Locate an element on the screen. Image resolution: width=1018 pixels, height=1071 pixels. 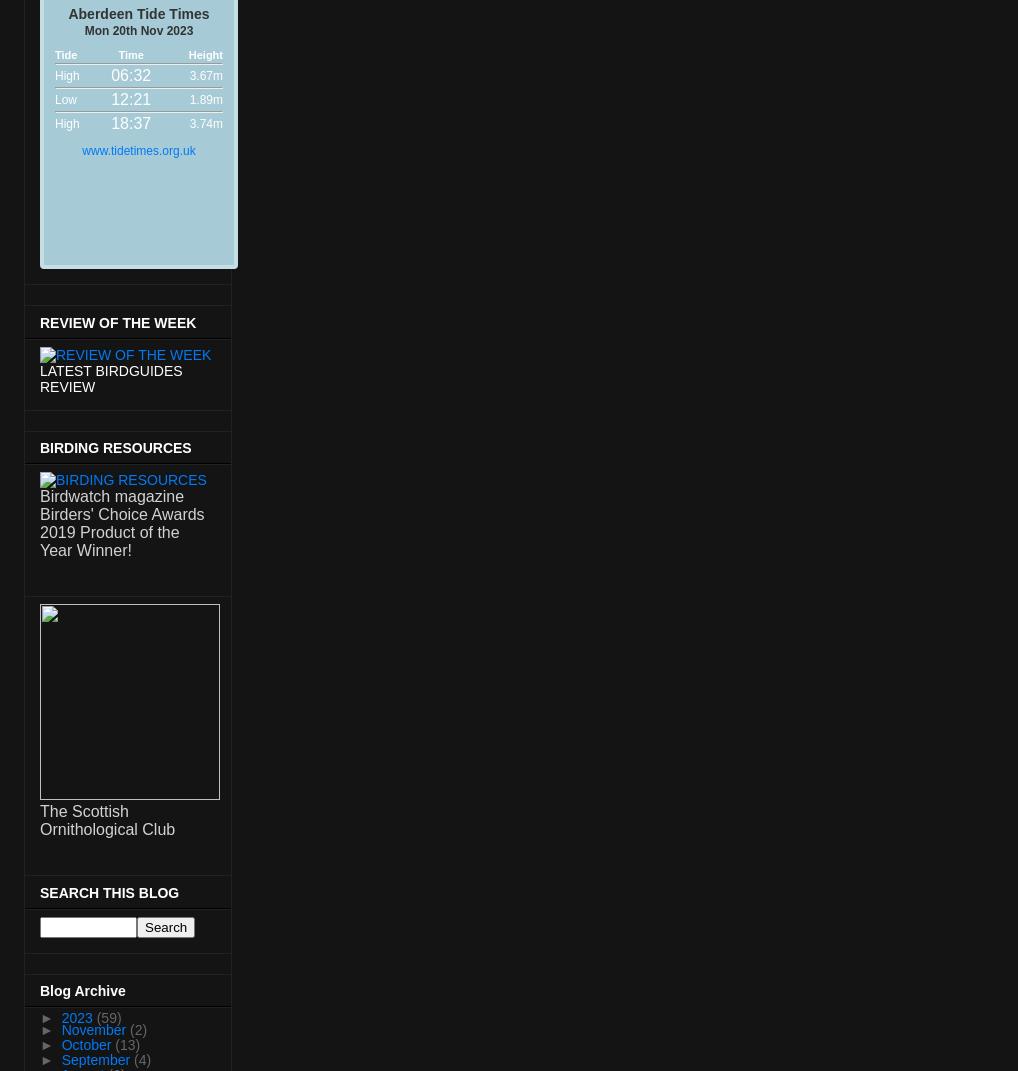
'October' is located at coordinates (60, 1044).